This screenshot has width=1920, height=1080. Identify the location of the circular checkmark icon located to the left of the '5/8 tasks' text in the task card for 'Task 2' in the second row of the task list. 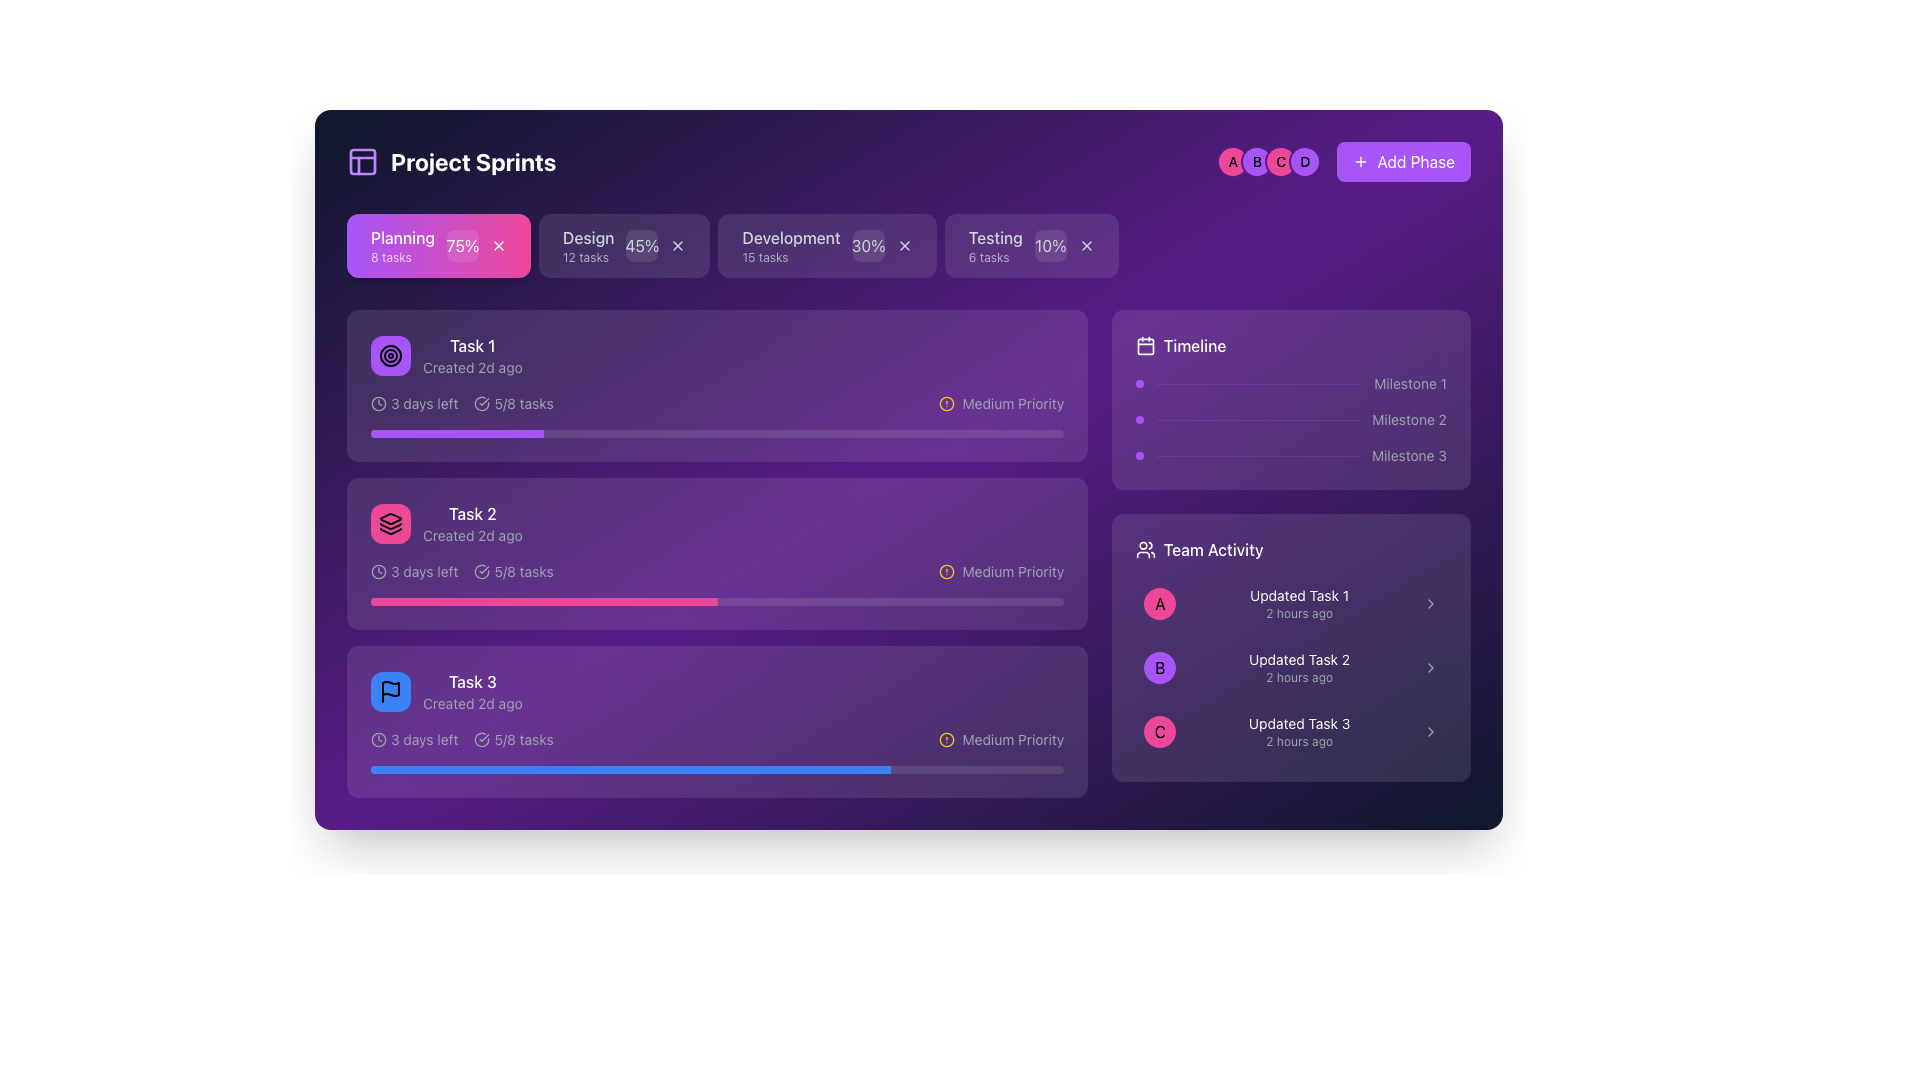
(482, 571).